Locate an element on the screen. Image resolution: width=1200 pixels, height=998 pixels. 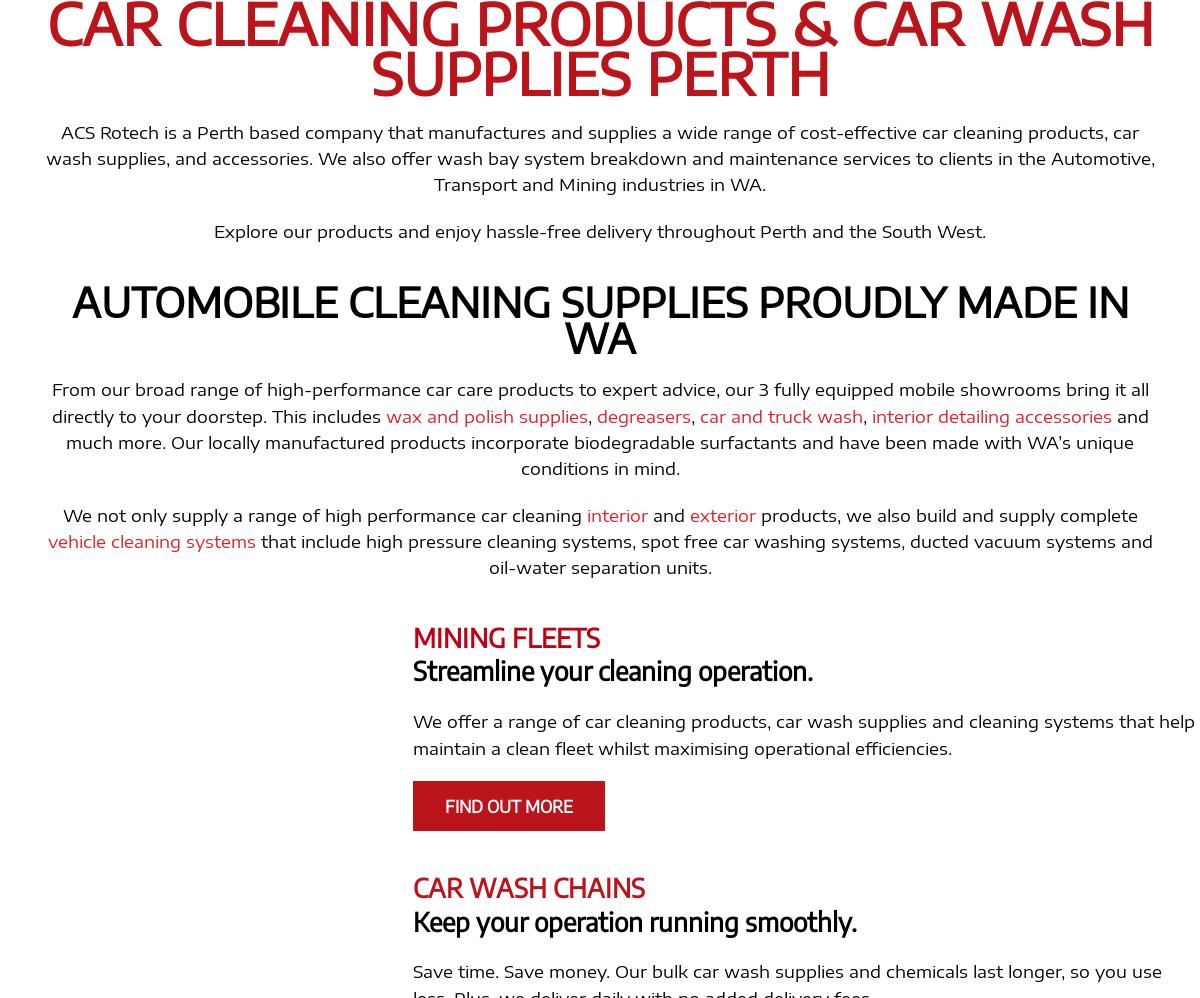
'AUTOMOBILE CLEANING SUPPLIES PROUDLY MADE IN WA' is located at coordinates (598, 319).